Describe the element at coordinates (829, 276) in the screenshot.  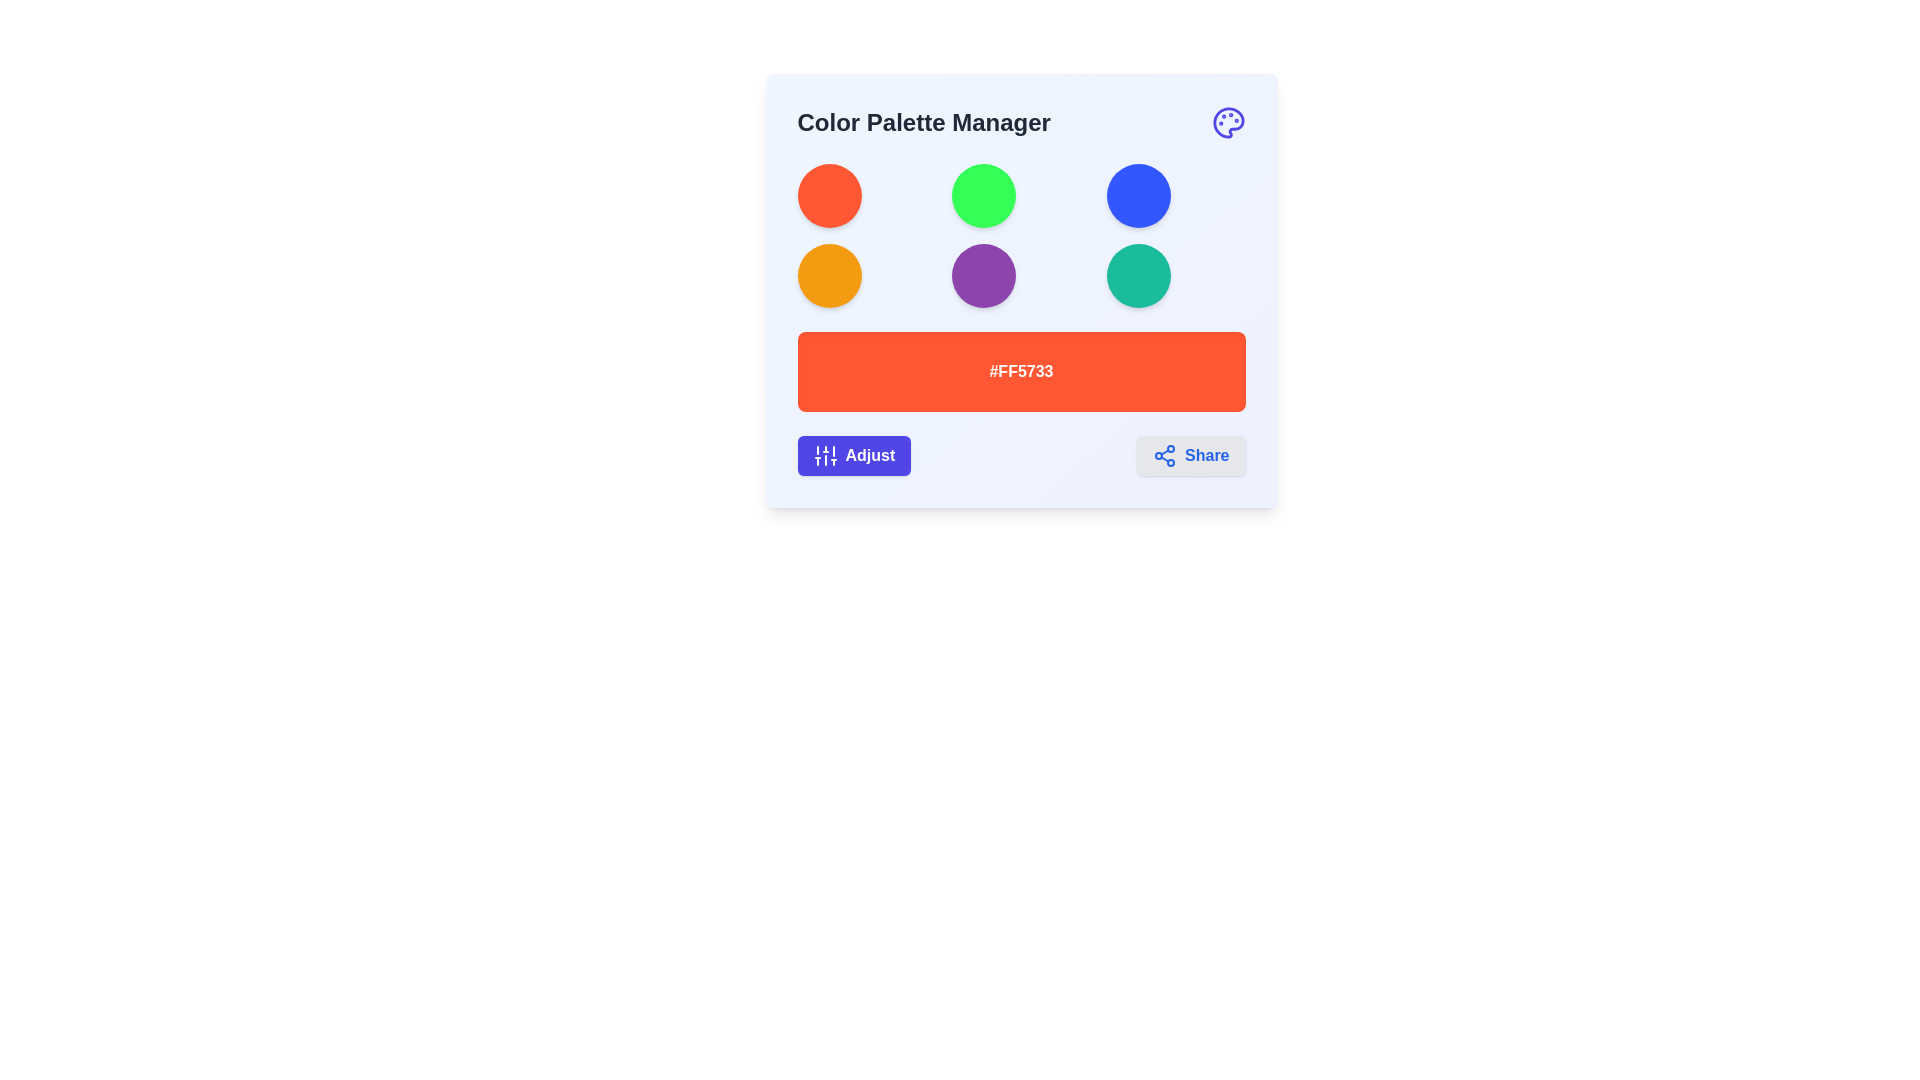
I see `the fourth circular button` at that location.